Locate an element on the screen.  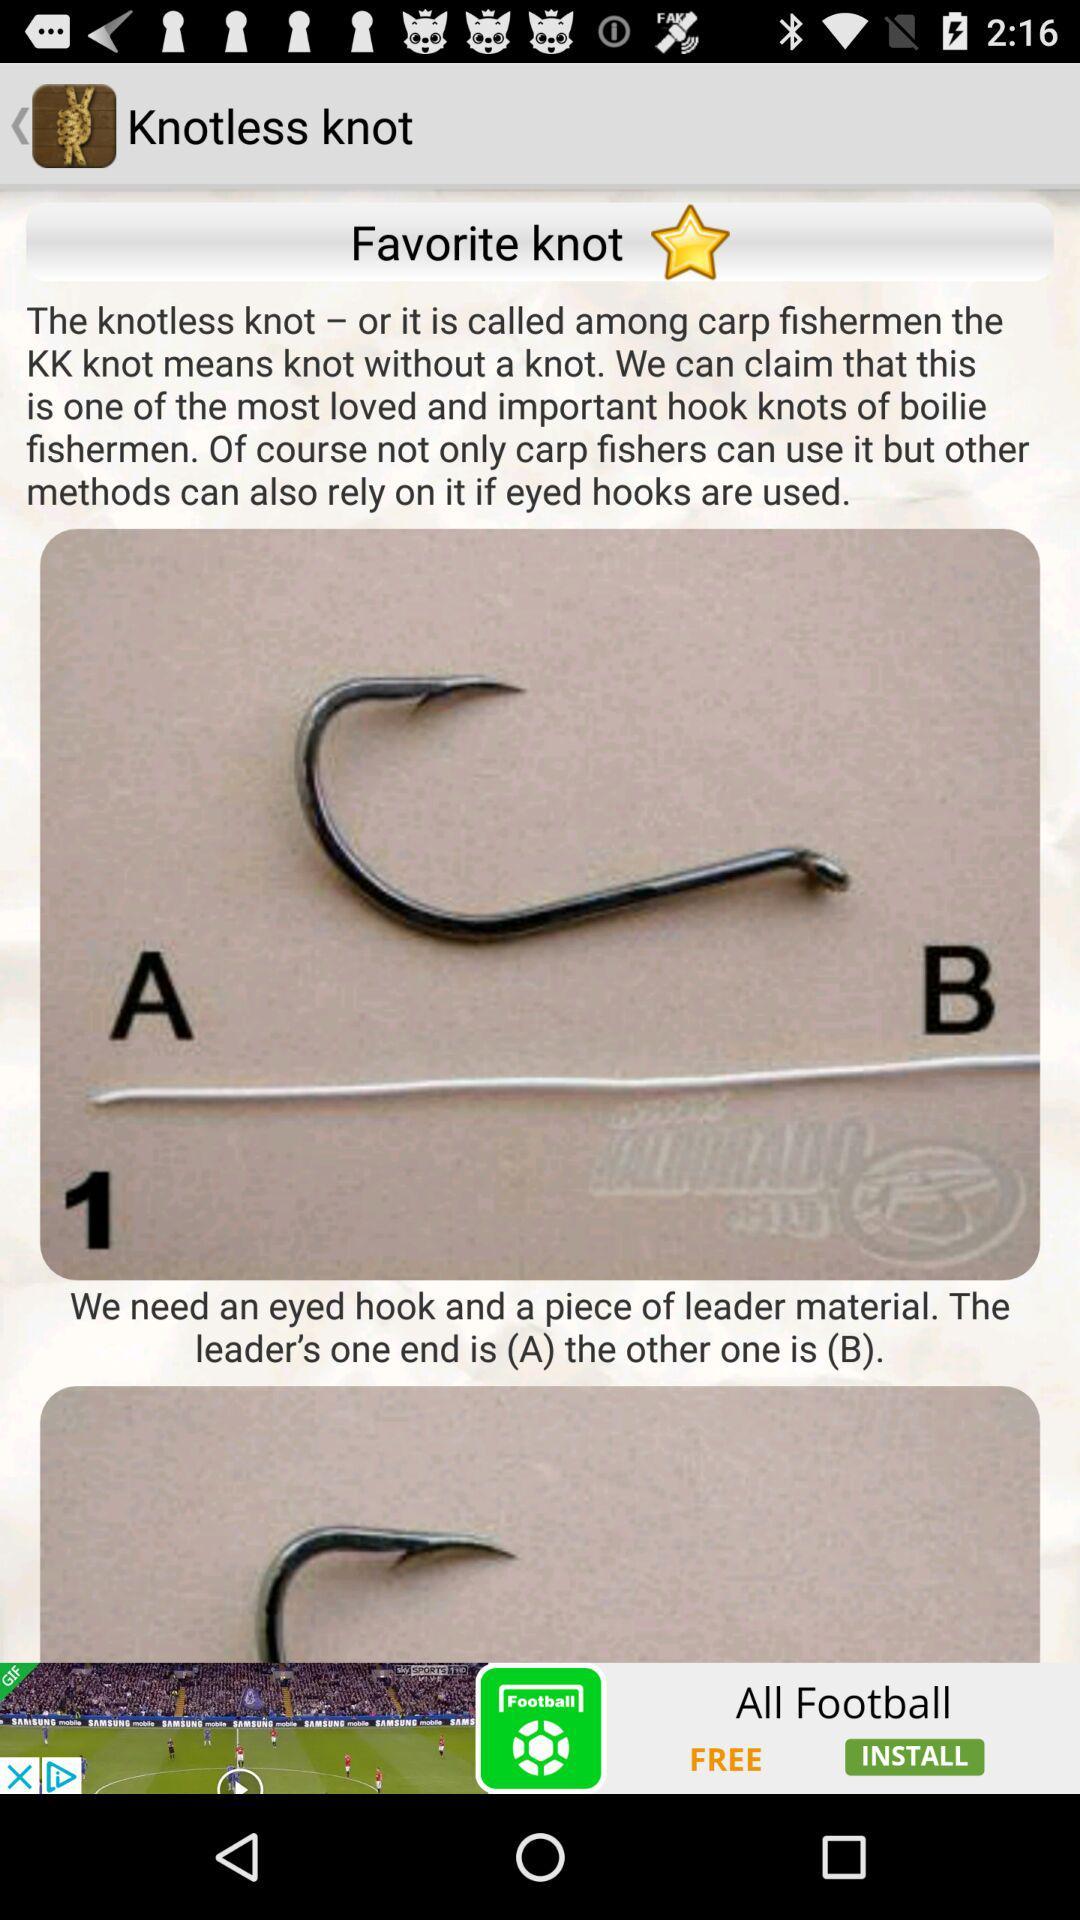
the adversitement is located at coordinates (540, 1588).